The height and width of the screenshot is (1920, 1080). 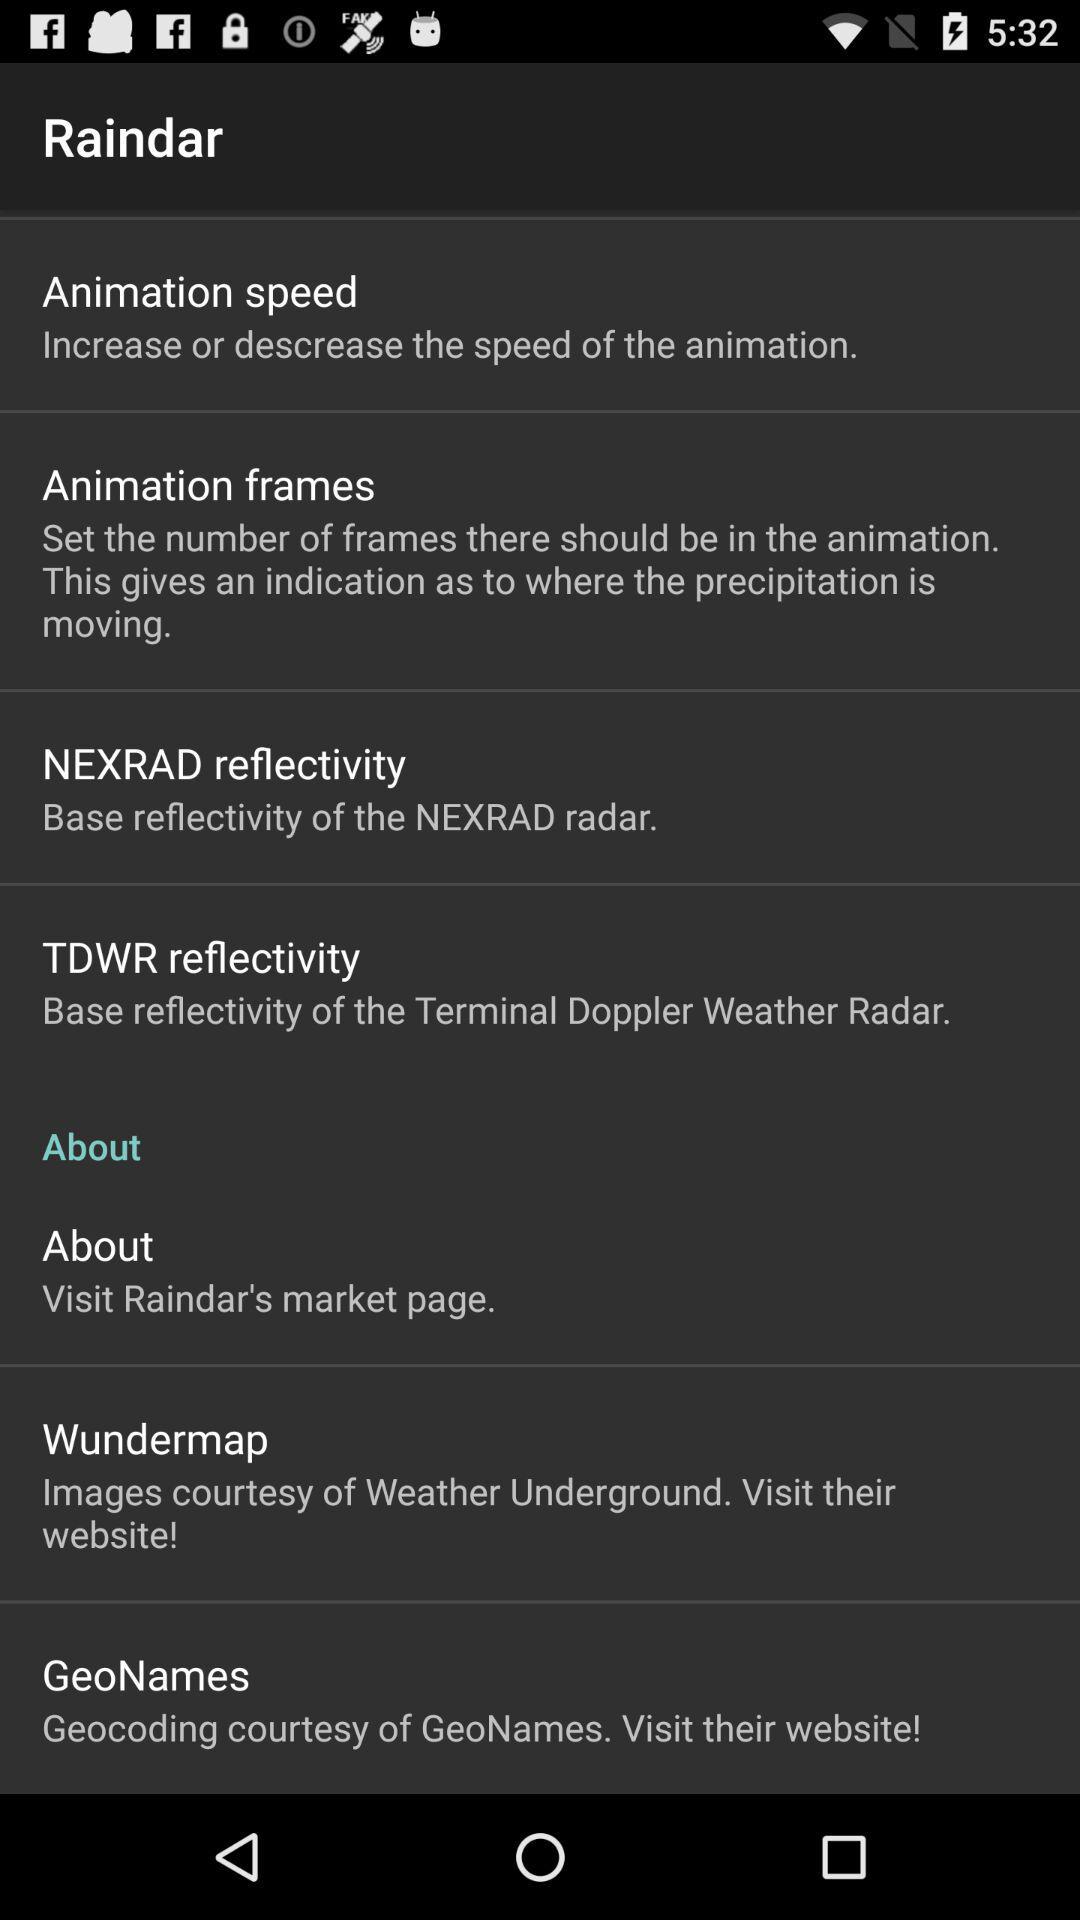 What do you see at coordinates (481, 1726) in the screenshot?
I see `the icon below the geonames item` at bounding box center [481, 1726].